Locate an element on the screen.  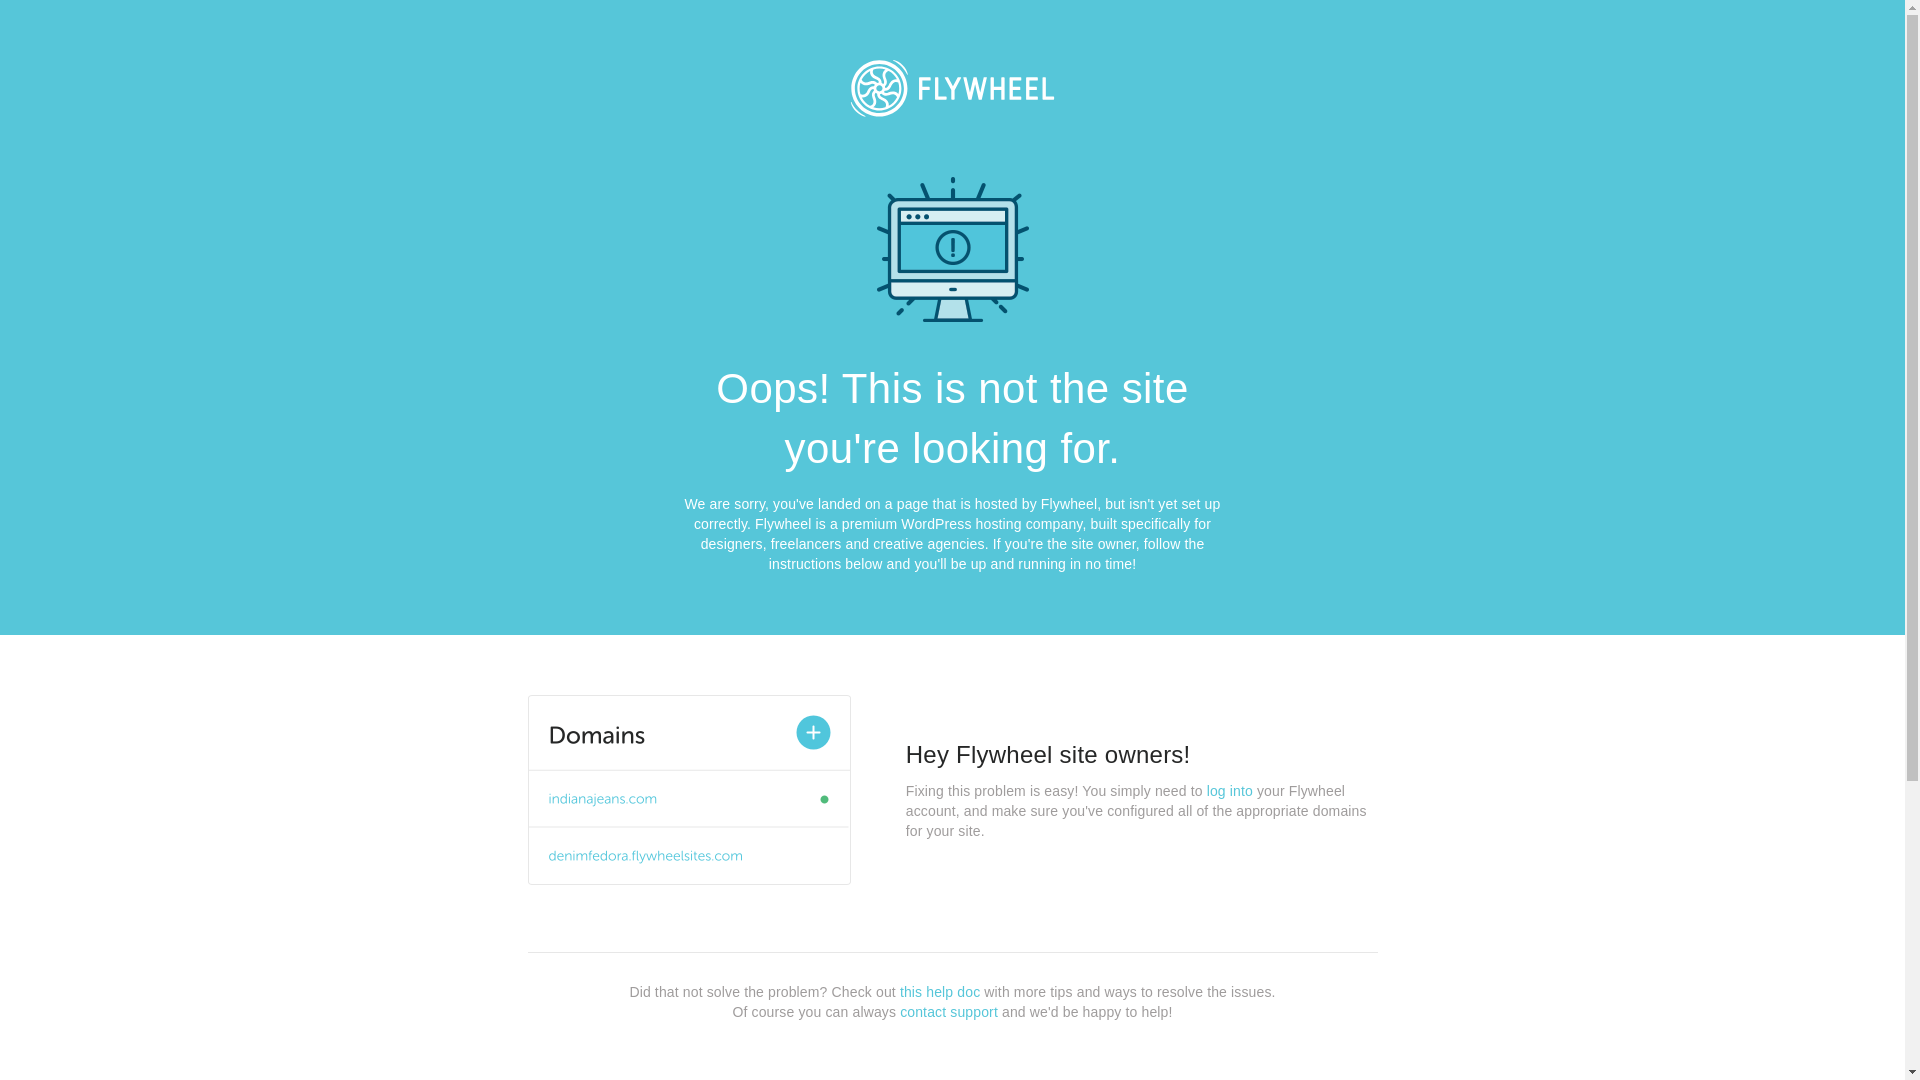
'contact support' is located at coordinates (899, 1011).